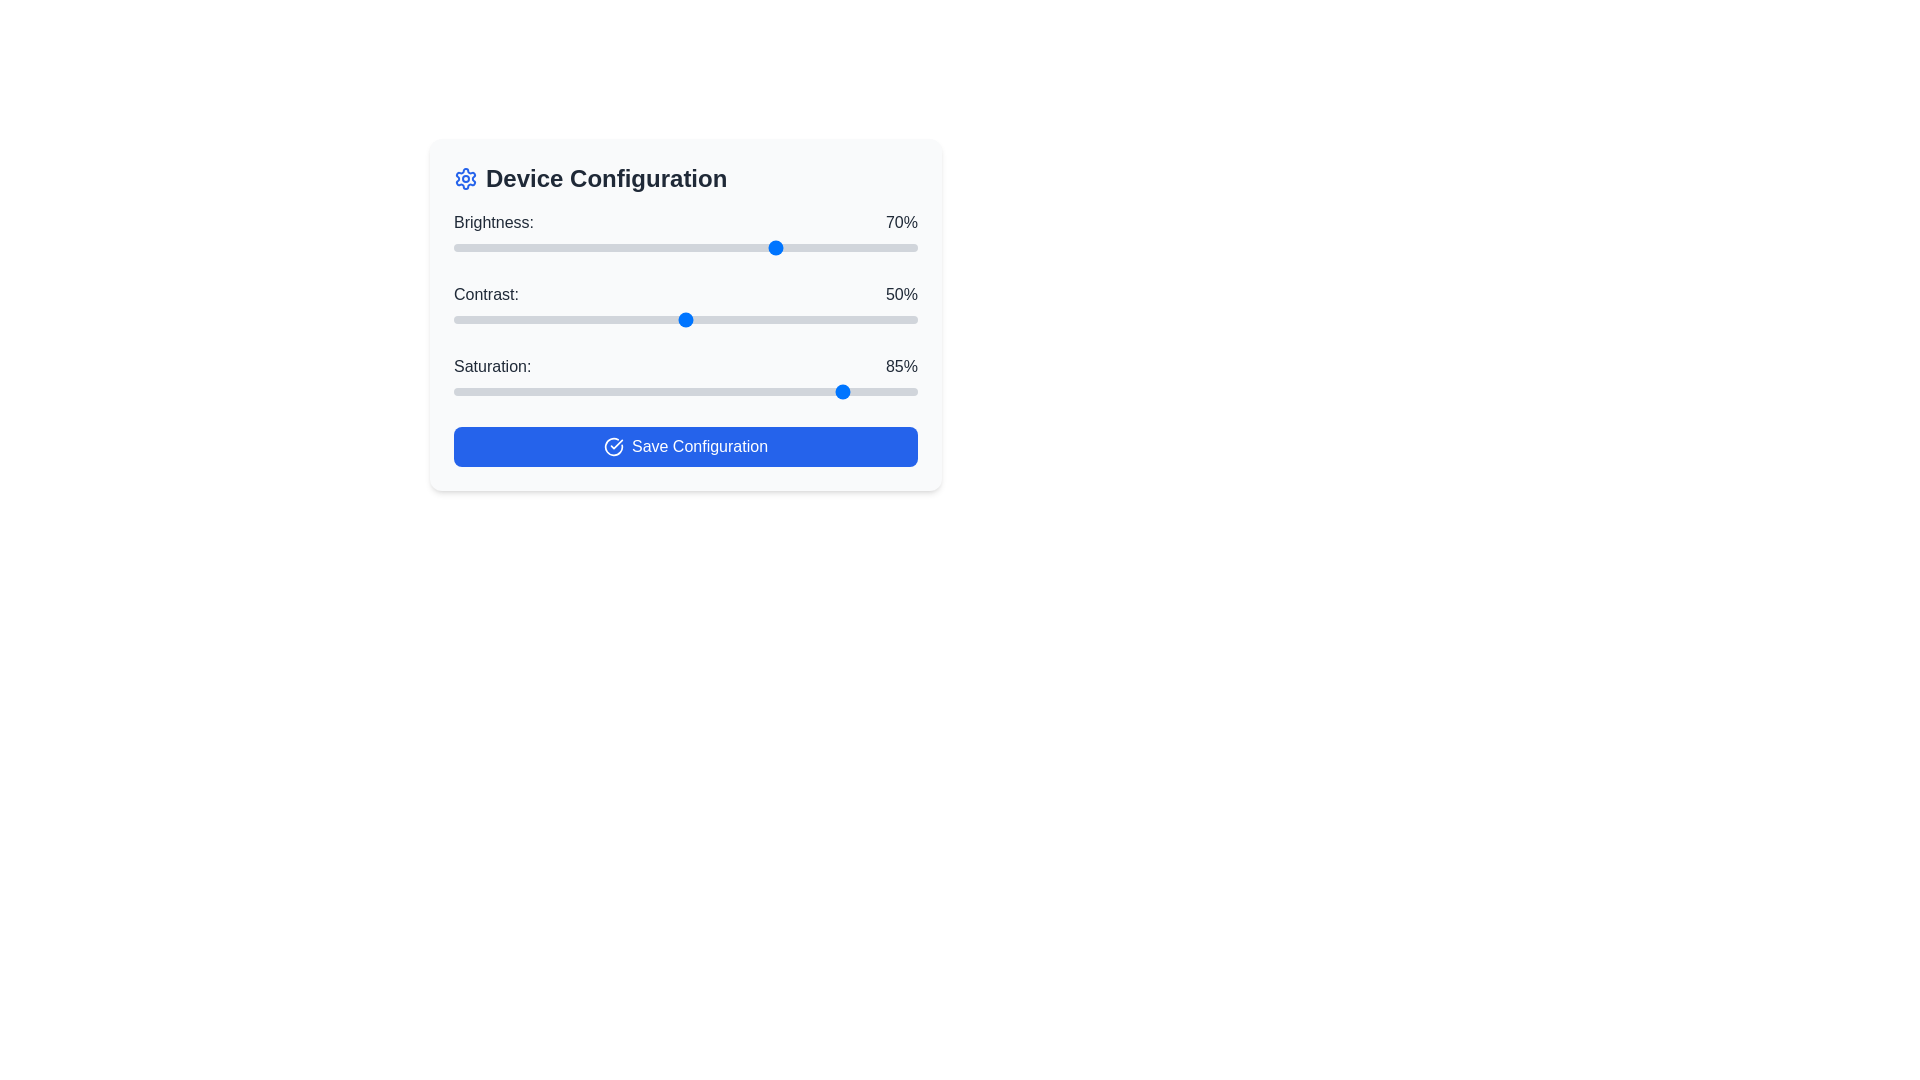 The image size is (1920, 1080). Describe the element at coordinates (901, 223) in the screenshot. I see `the informational text label displaying the brightness setting, located at the far right of the 'Brightness' settings row` at that location.